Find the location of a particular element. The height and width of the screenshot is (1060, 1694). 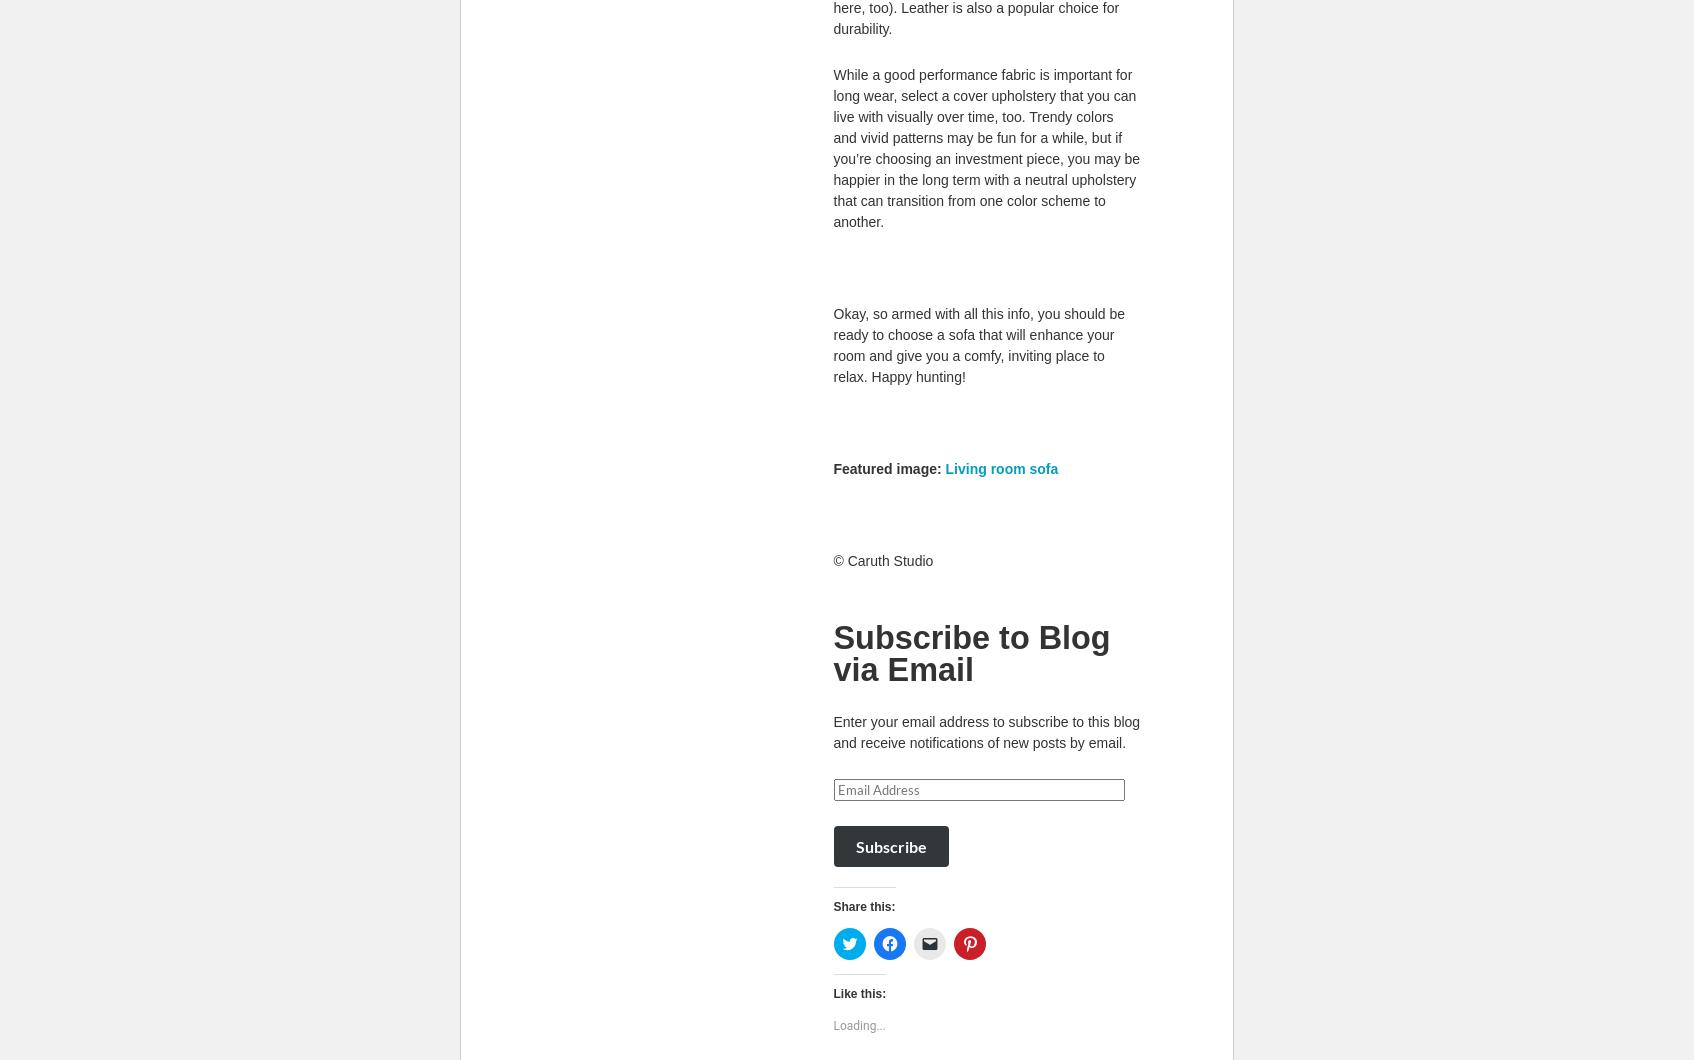

'Subscribe to Blog via Email' is located at coordinates (970, 653).